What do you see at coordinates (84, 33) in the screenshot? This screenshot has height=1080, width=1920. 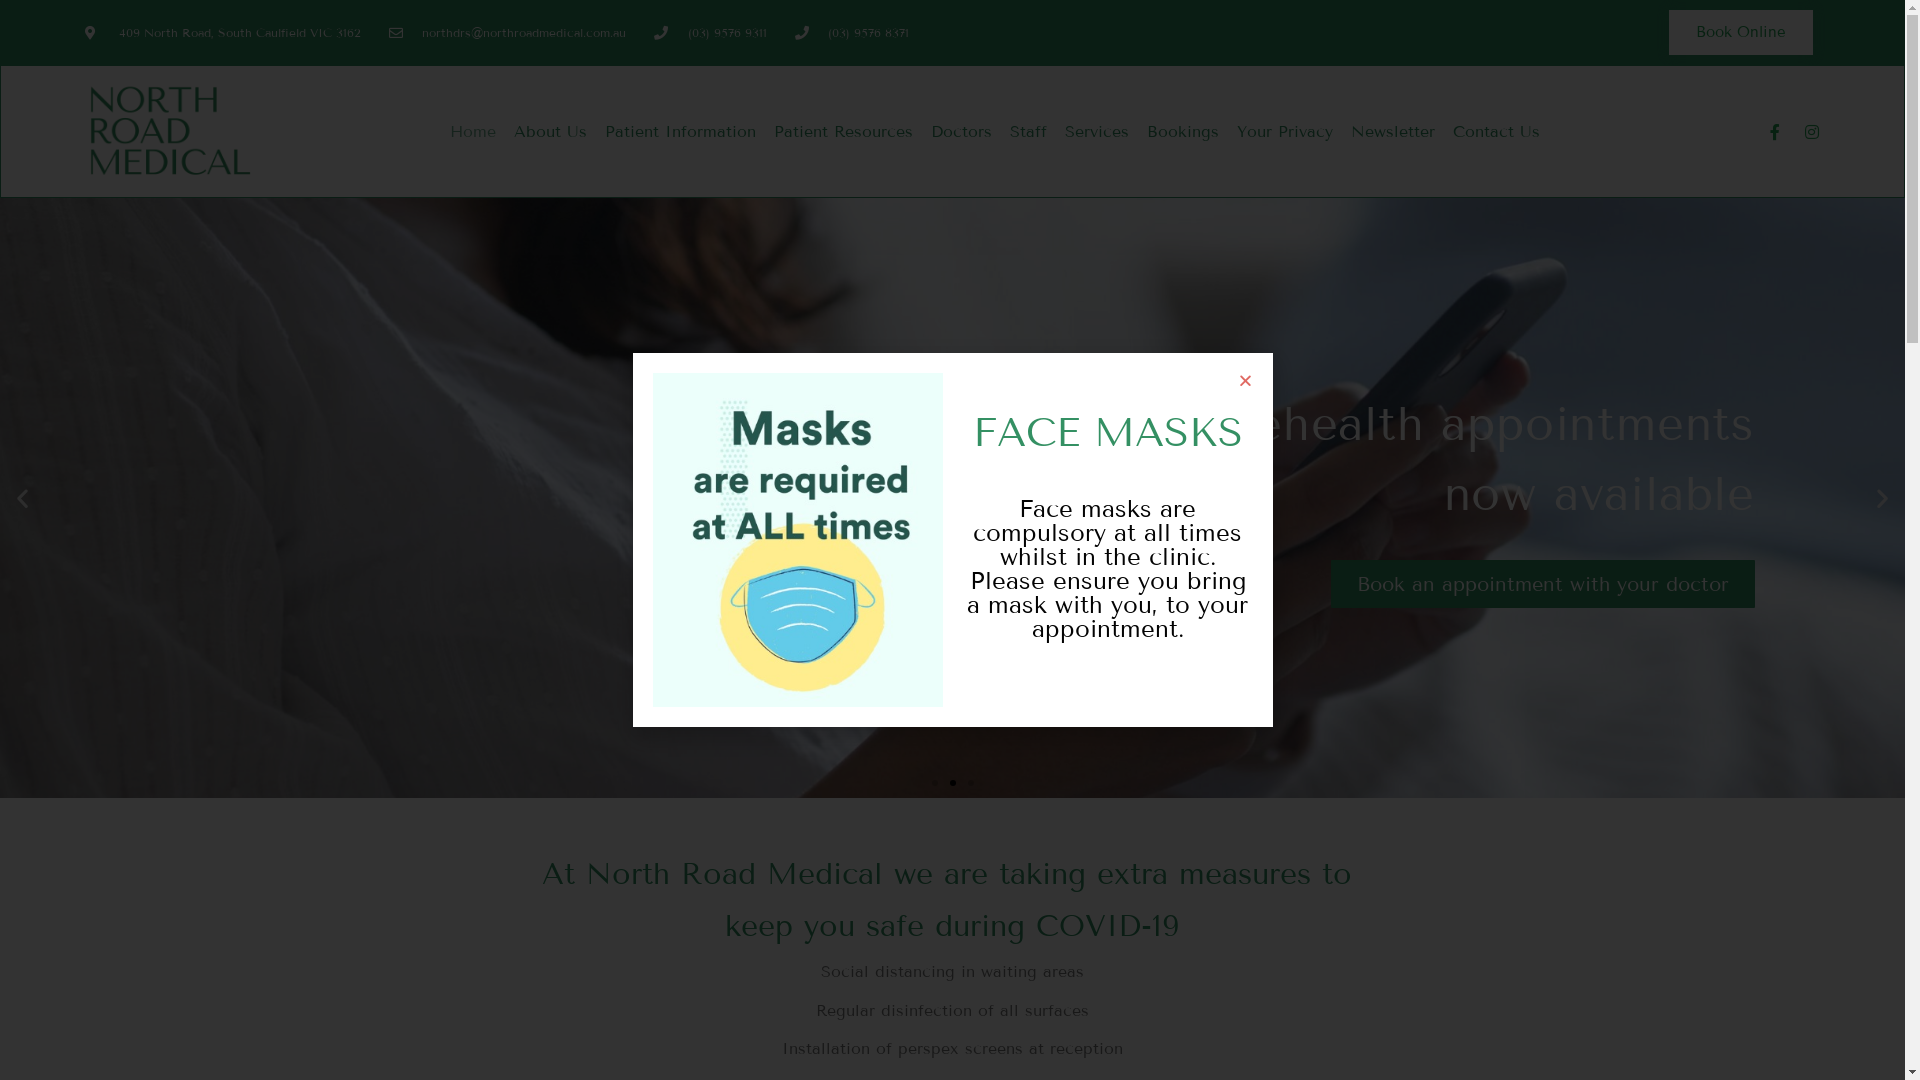 I see `'409 North Road, South Caulfield VIC 3162'` at bounding box center [84, 33].